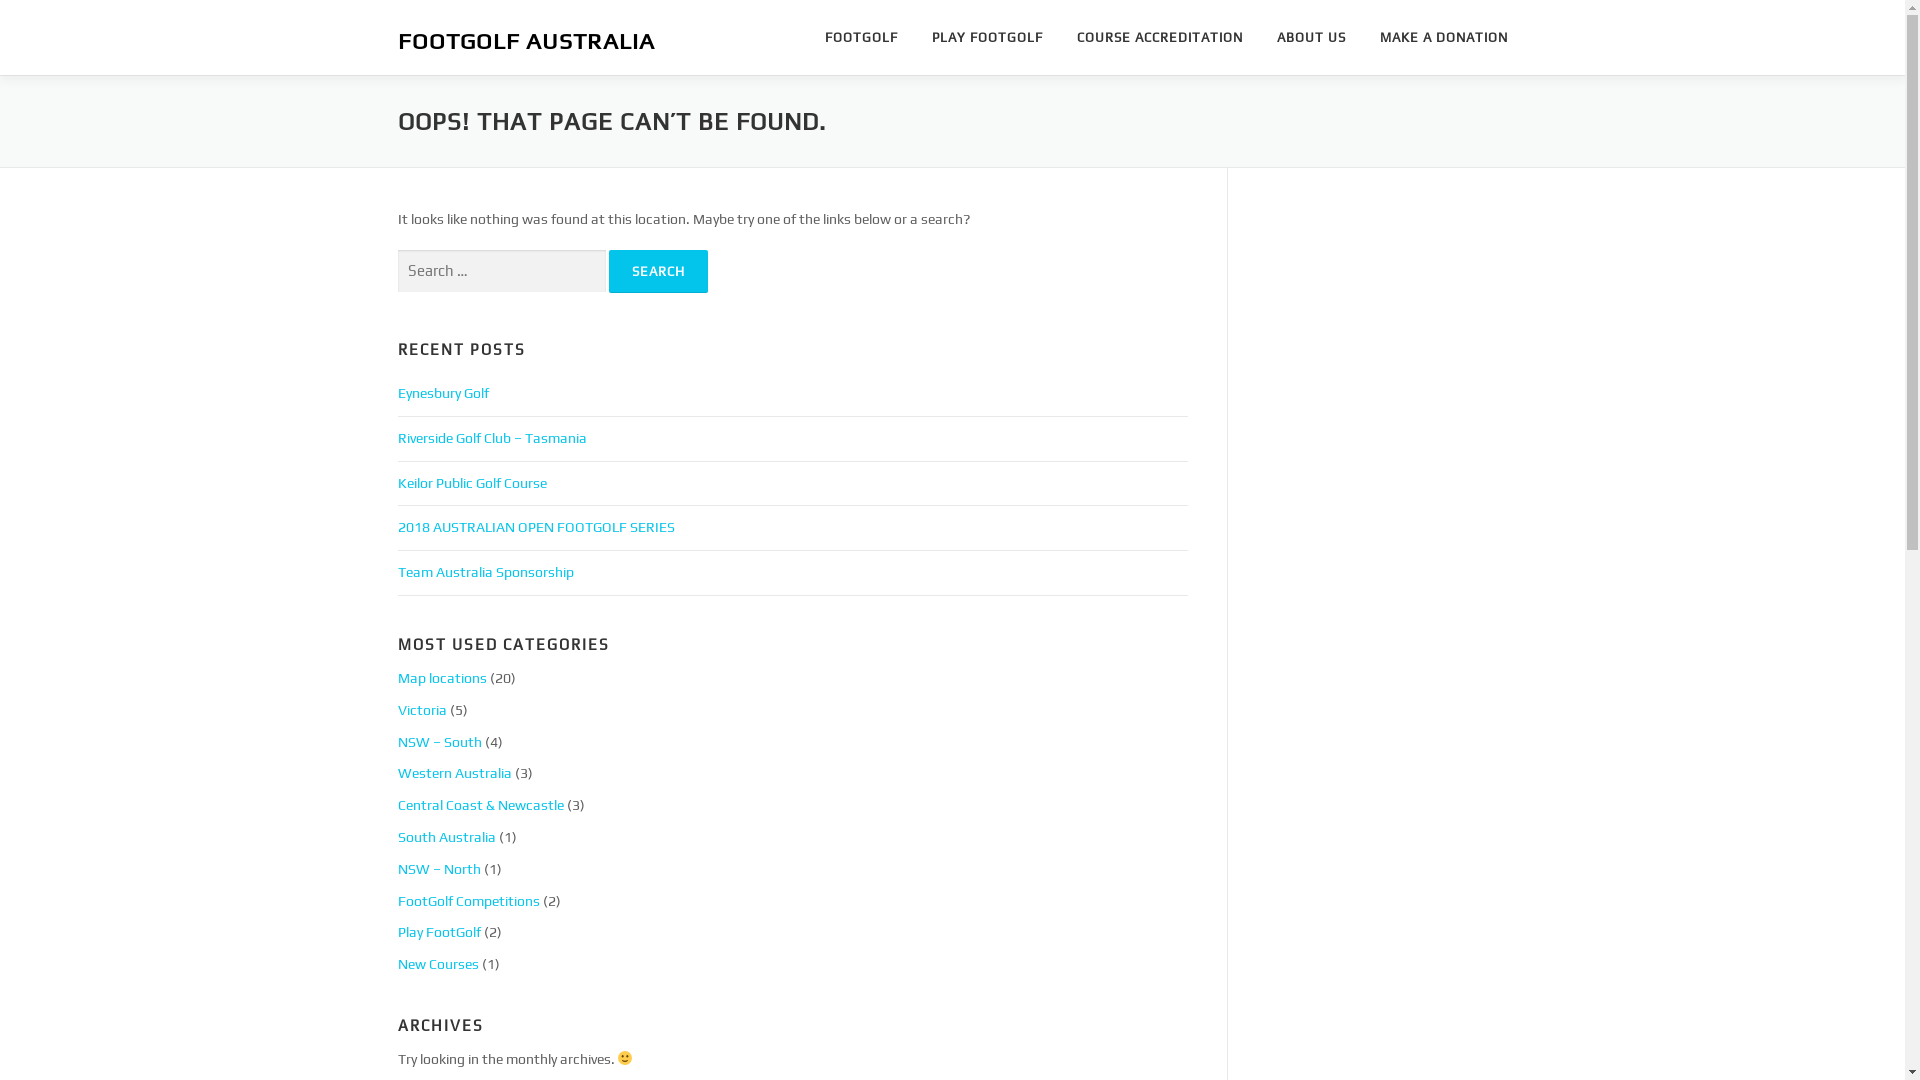 This screenshot has width=1920, height=1080. What do you see at coordinates (441, 677) in the screenshot?
I see `'Map locations'` at bounding box center [441, 677].